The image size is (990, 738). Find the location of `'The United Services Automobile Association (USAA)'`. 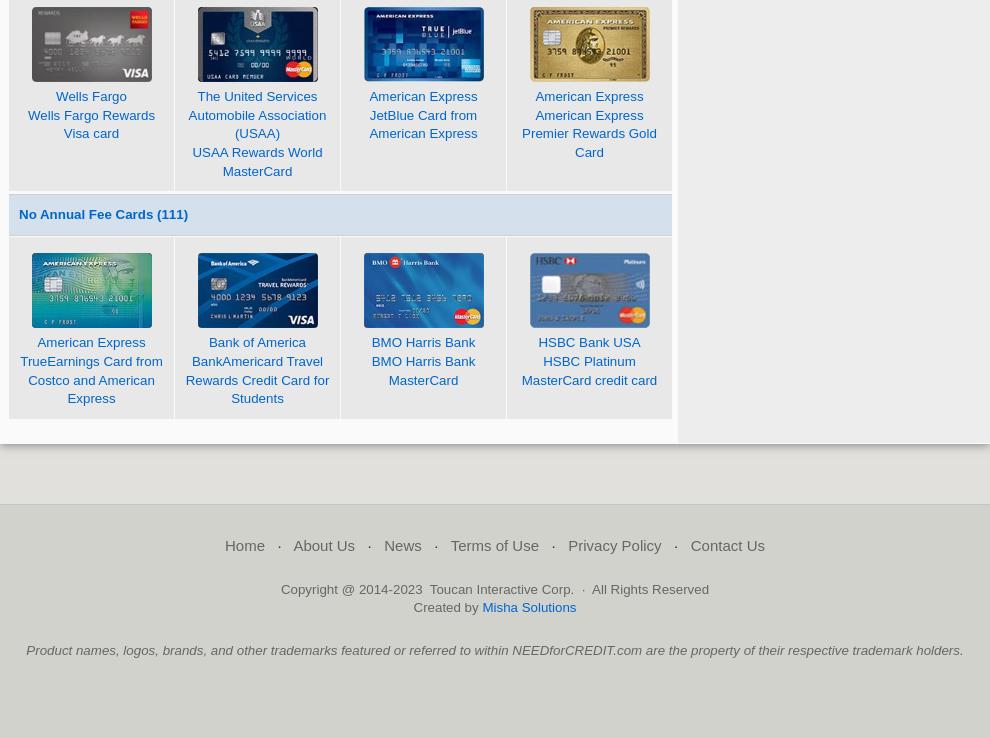

'The United Services Automobile Association (USAA)' is located at coordinates (257, 114).